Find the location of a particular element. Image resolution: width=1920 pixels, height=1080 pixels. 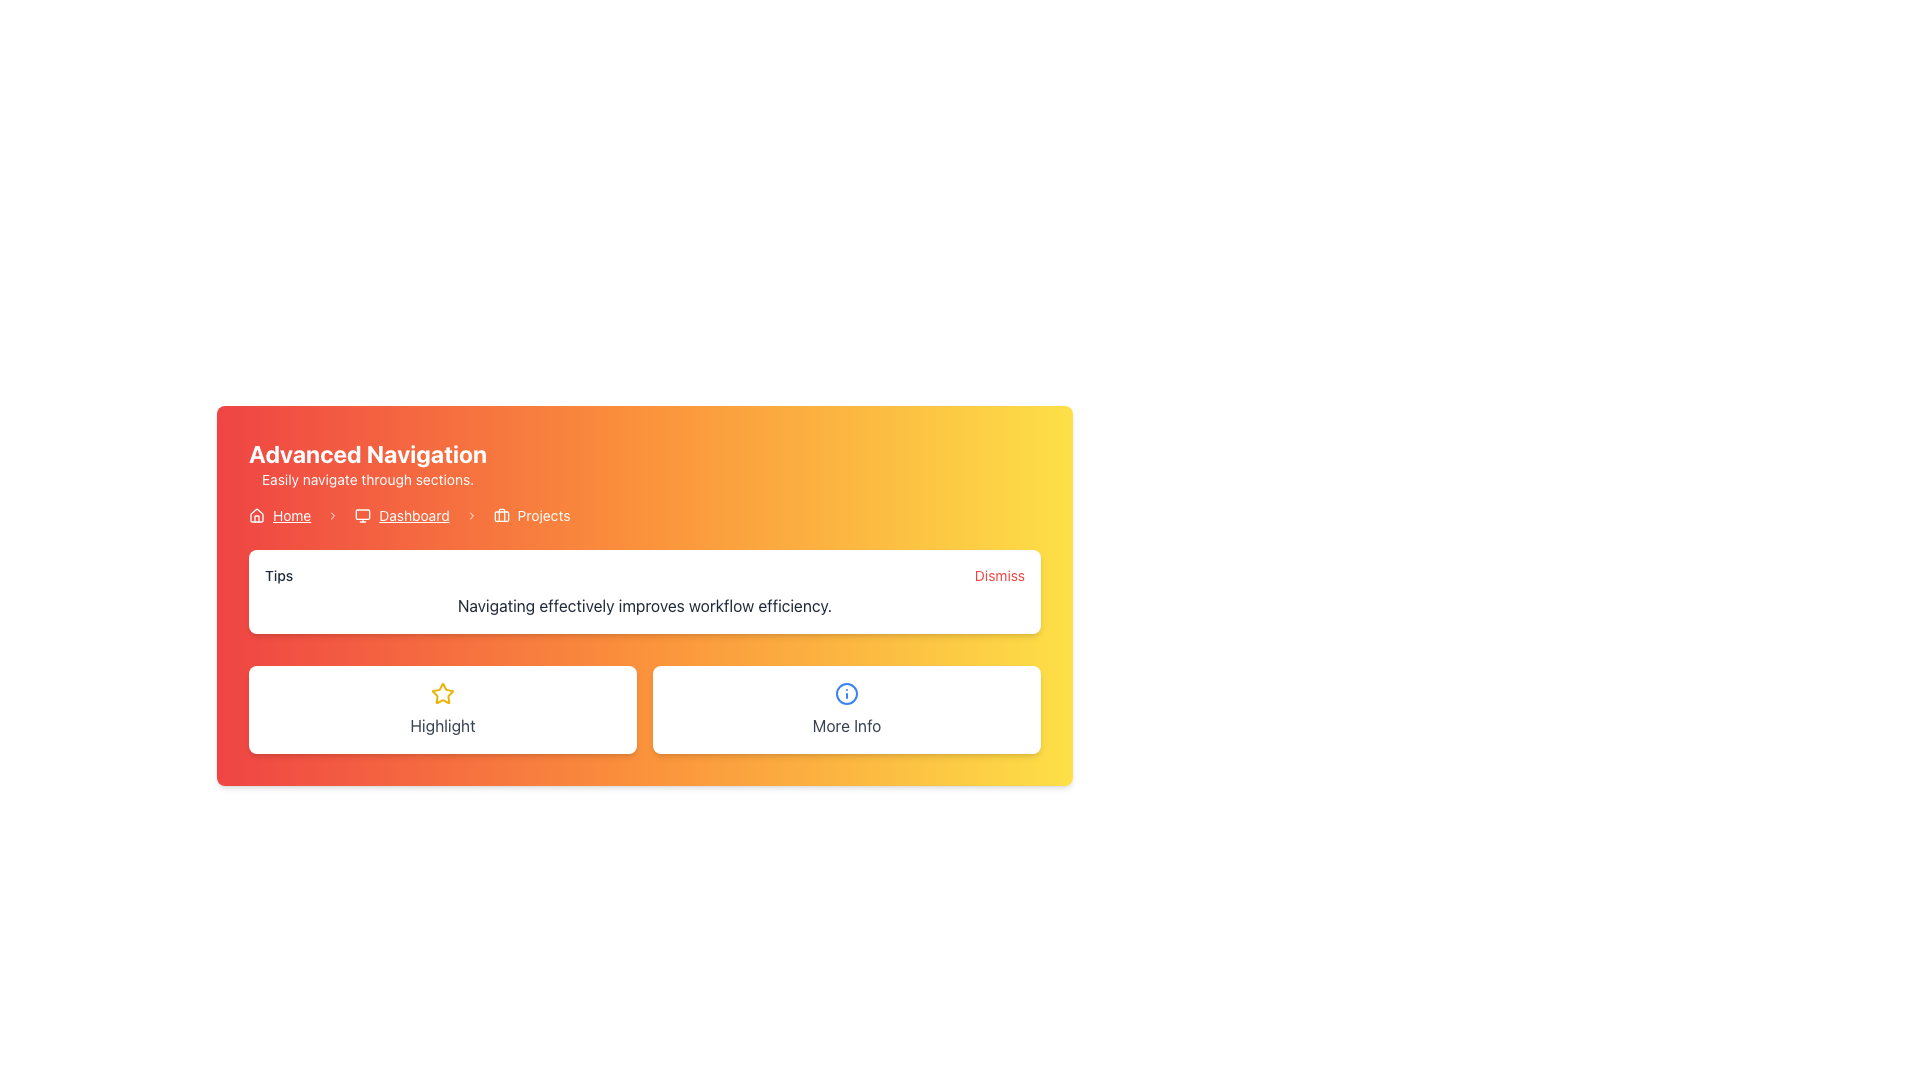

the descriptive text label located at the bottom center of its card component on the right side of the options section is located at coordinates (846, 725).